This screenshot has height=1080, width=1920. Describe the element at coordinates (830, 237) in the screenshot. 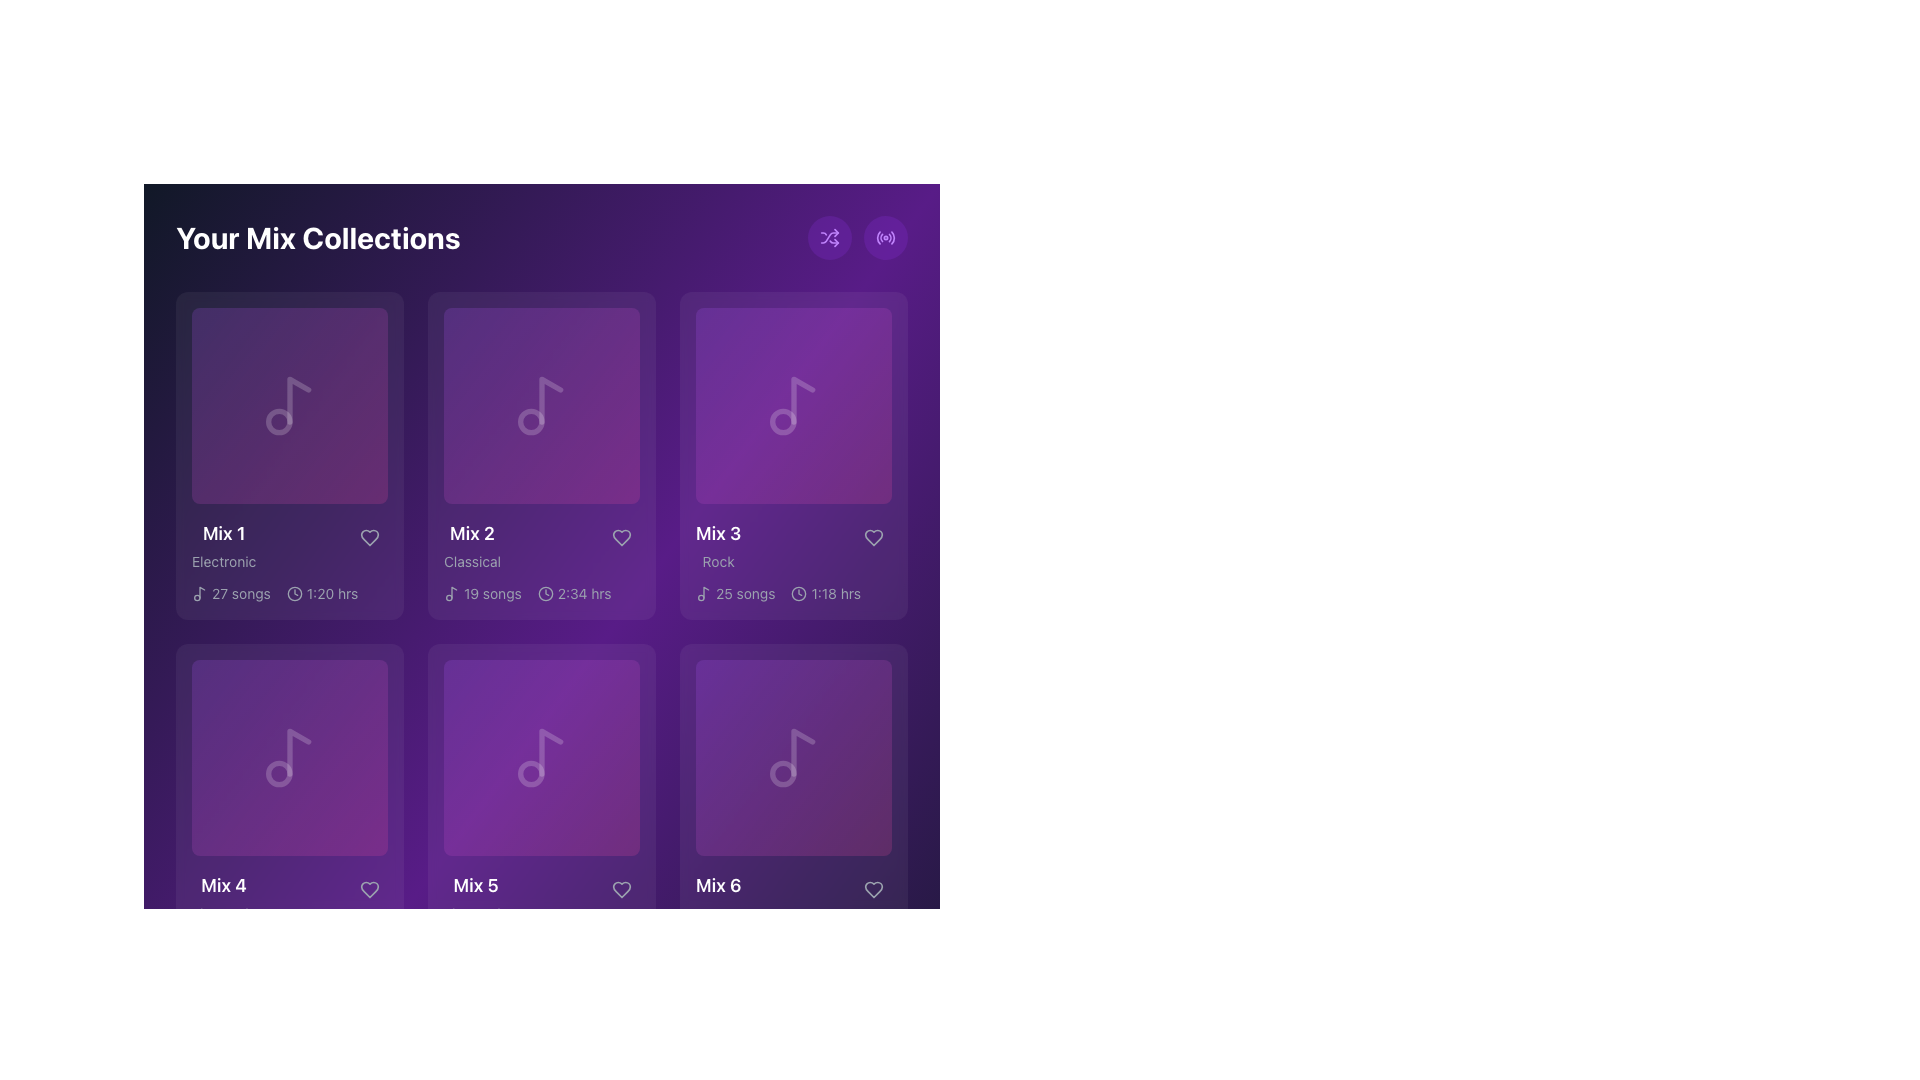

I see `the shuffle icon located in the top-right corner of the interface` at that location.